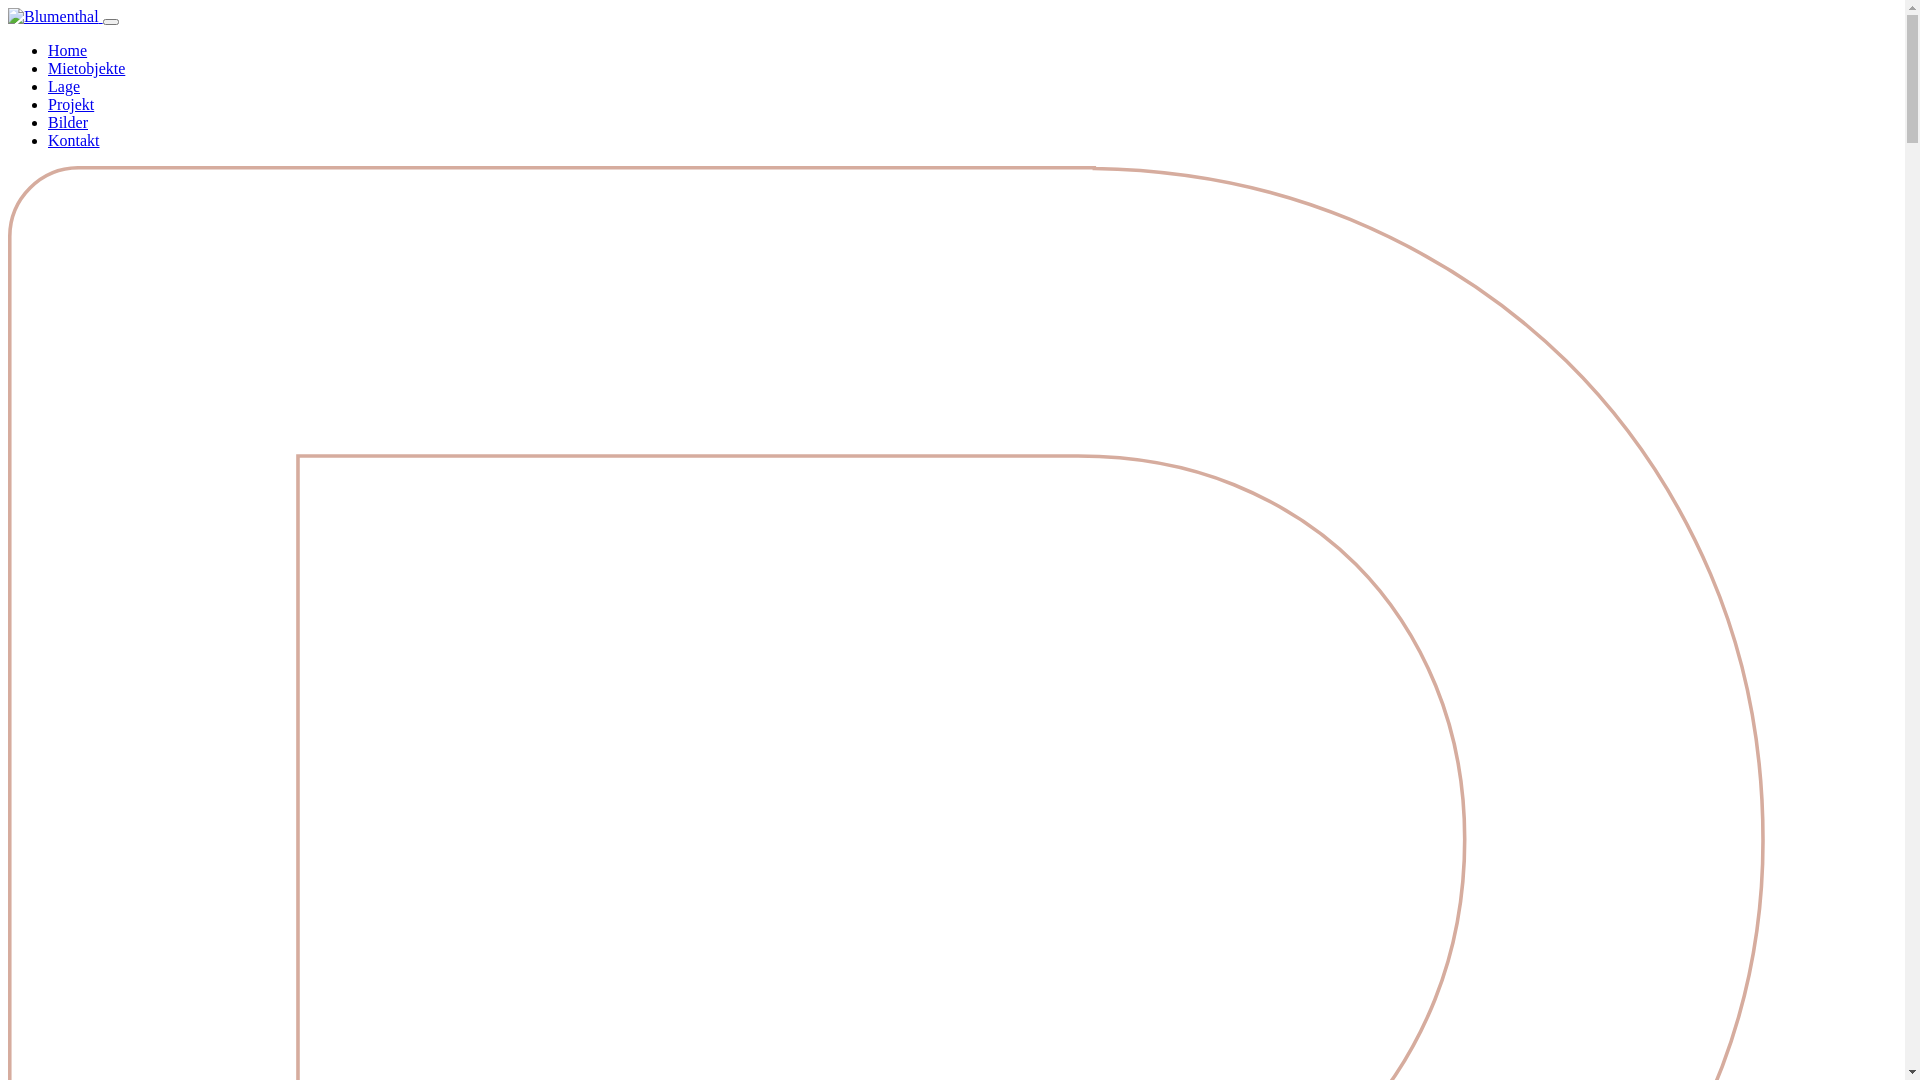 Image resolution: width=1920 pixels, height=1080 pixels. I want to click on 'Home', so click(67, 49).